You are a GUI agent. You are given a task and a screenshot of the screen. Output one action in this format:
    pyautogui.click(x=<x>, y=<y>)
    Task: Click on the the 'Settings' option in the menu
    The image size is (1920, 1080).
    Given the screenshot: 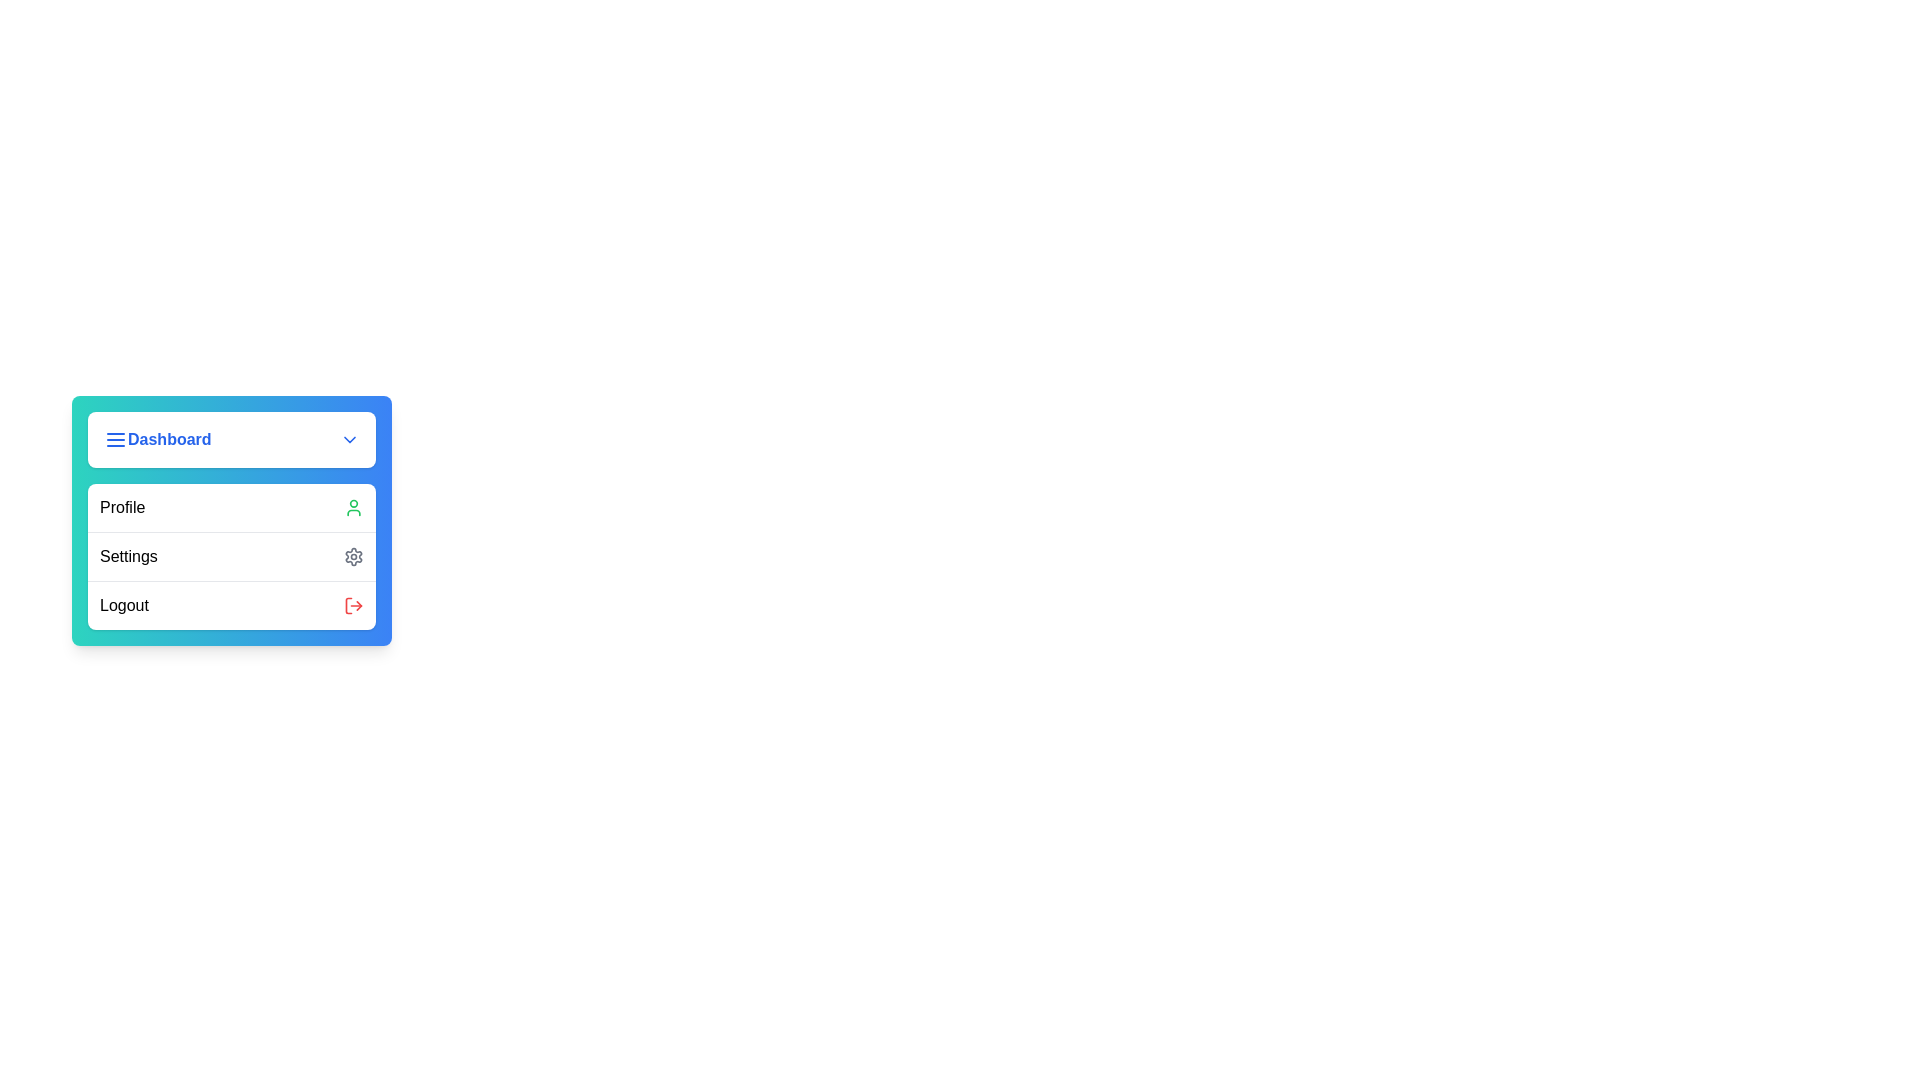 What is the action you would take?
    pyautogui.click(x=231, y=556)
    